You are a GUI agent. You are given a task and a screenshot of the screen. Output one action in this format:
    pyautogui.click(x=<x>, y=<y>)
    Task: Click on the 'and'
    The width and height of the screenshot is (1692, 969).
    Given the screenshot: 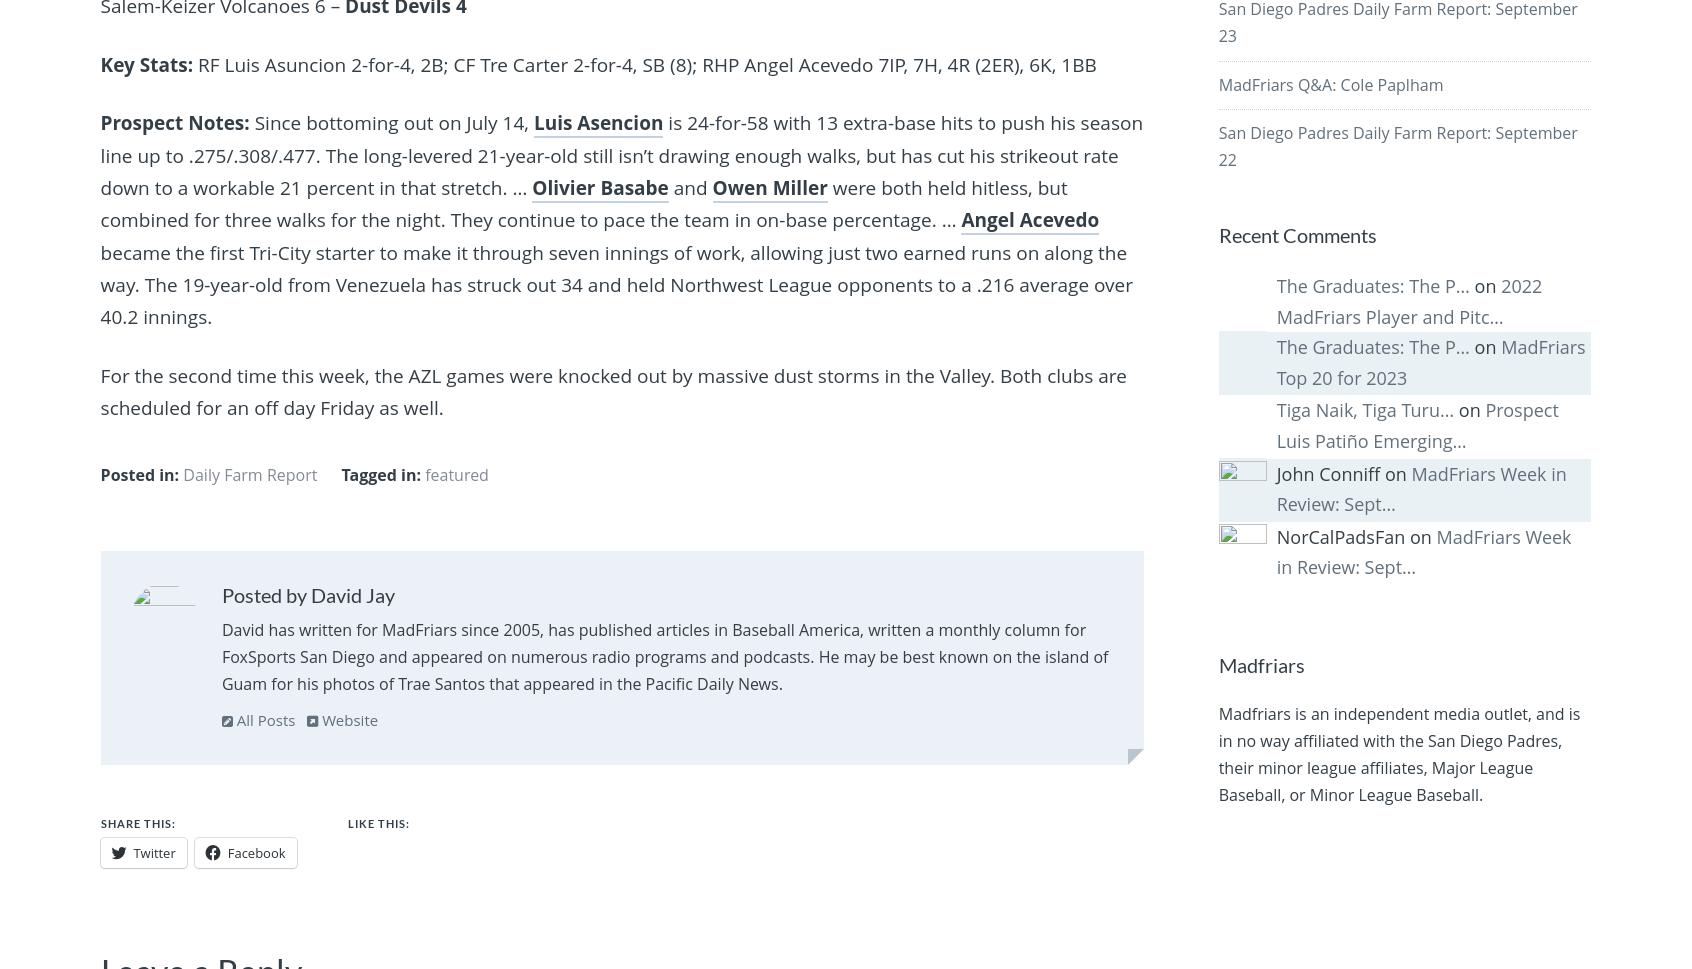 What is the action you would take?
    pyautogui.click(x=689, y=187)
    